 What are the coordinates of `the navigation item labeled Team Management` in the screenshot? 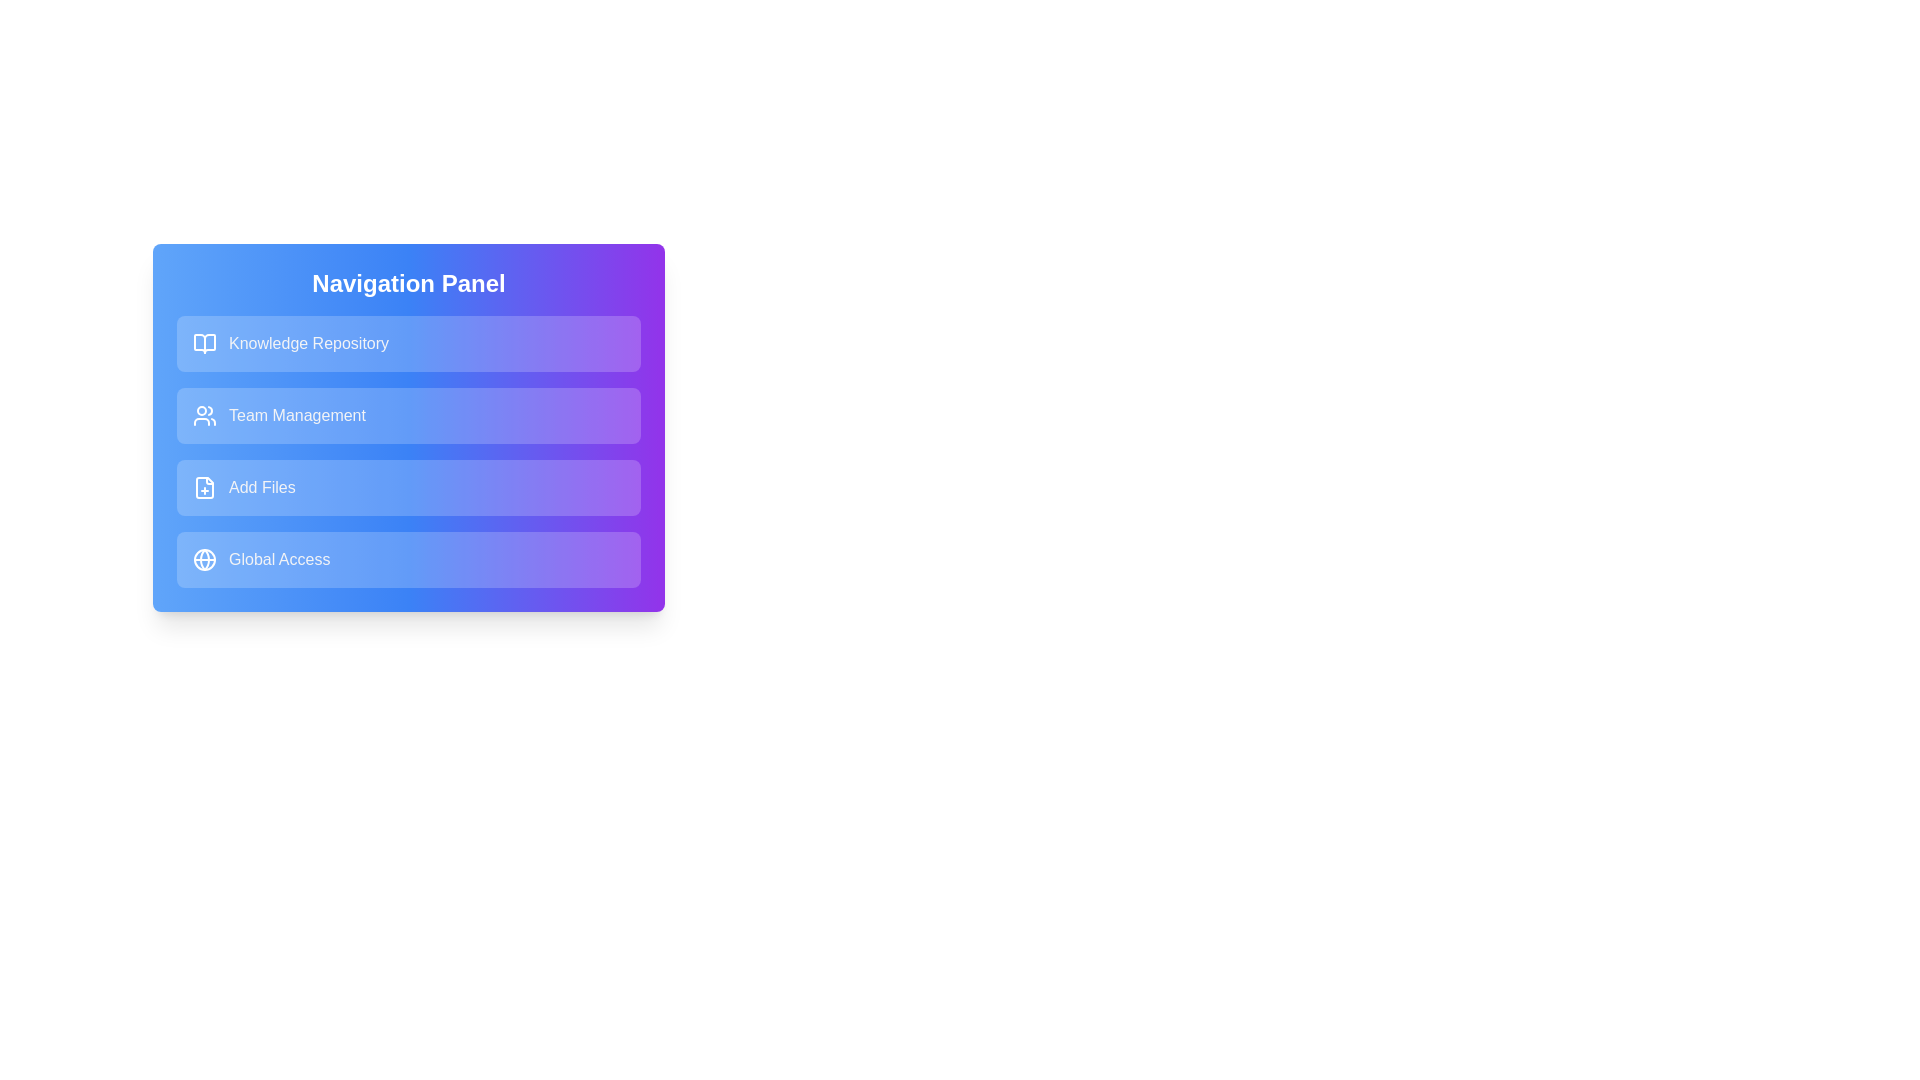 It's located at (407, 415).